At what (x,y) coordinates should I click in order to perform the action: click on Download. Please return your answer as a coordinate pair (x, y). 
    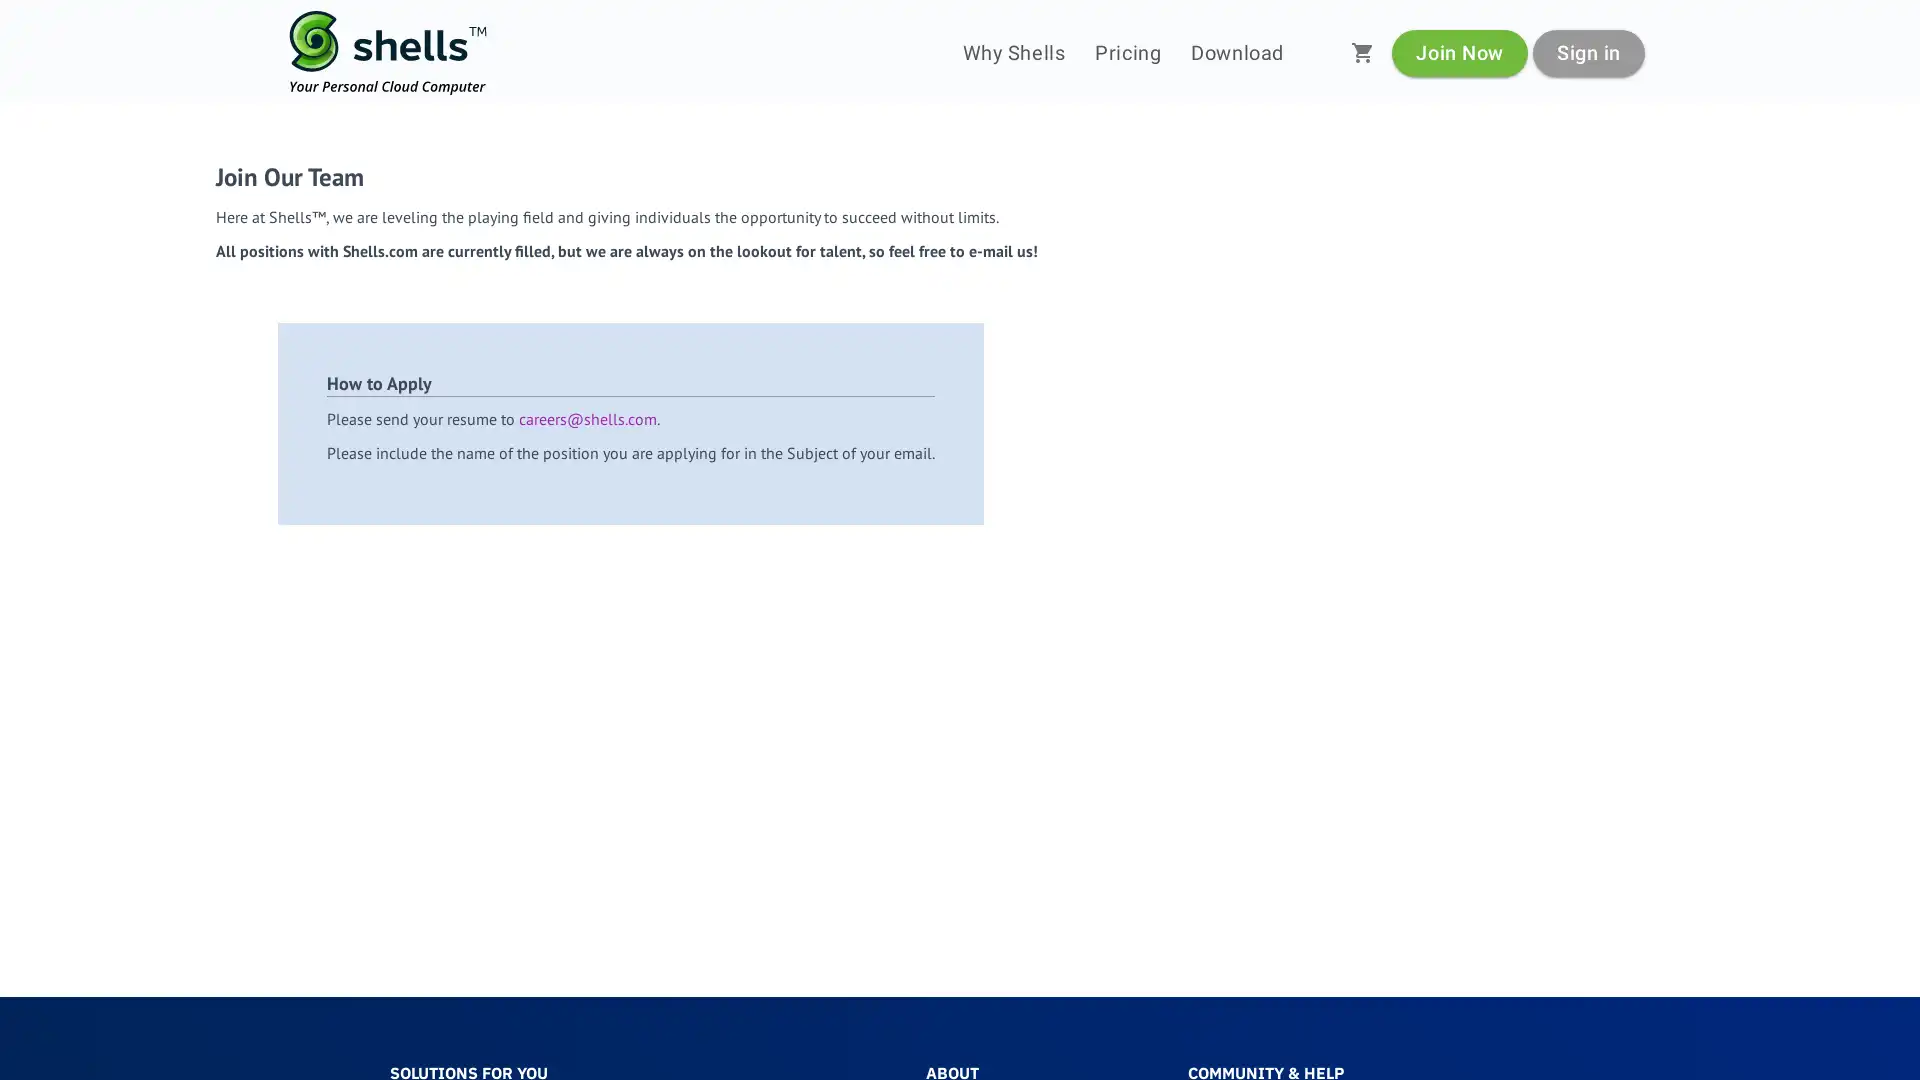
    Looking at the image, I should click on (1236, 52).